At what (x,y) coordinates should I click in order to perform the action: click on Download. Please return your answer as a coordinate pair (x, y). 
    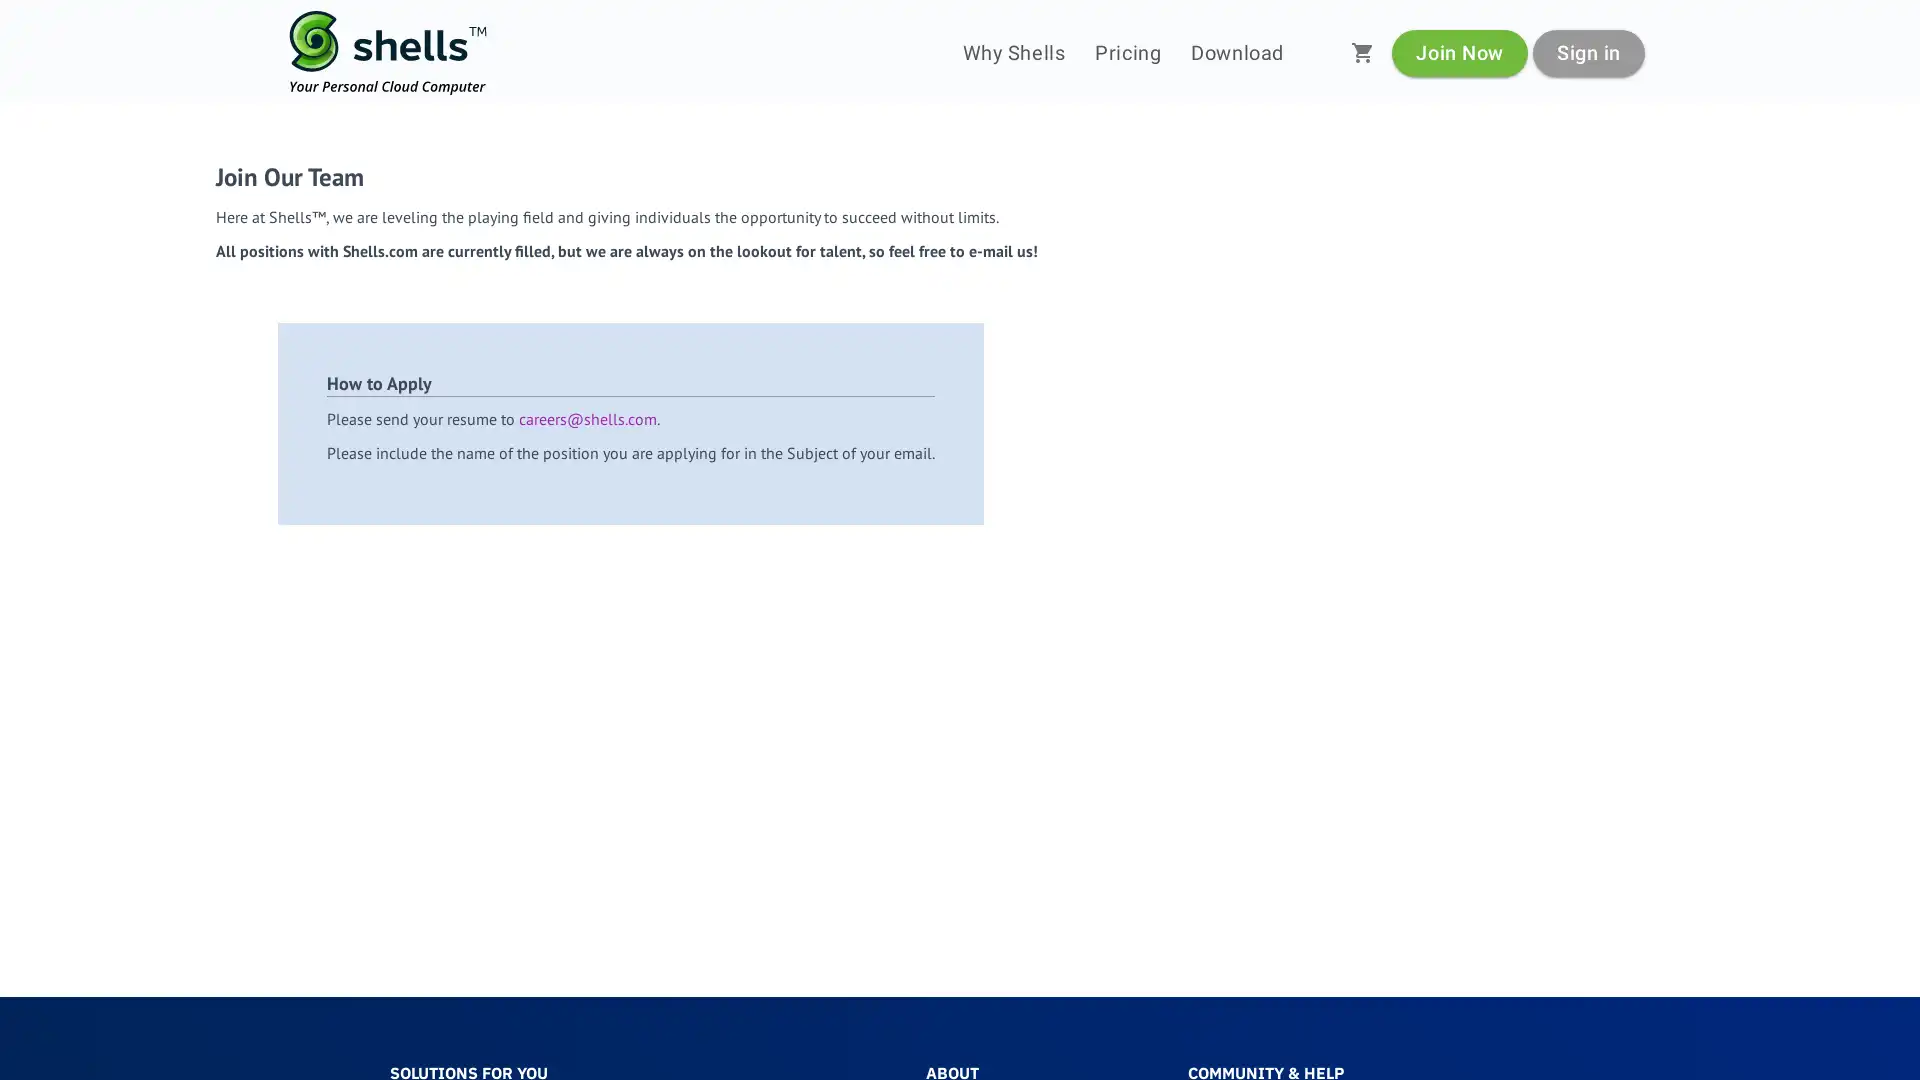
    Looking at the image, I should click on (1236, 52).